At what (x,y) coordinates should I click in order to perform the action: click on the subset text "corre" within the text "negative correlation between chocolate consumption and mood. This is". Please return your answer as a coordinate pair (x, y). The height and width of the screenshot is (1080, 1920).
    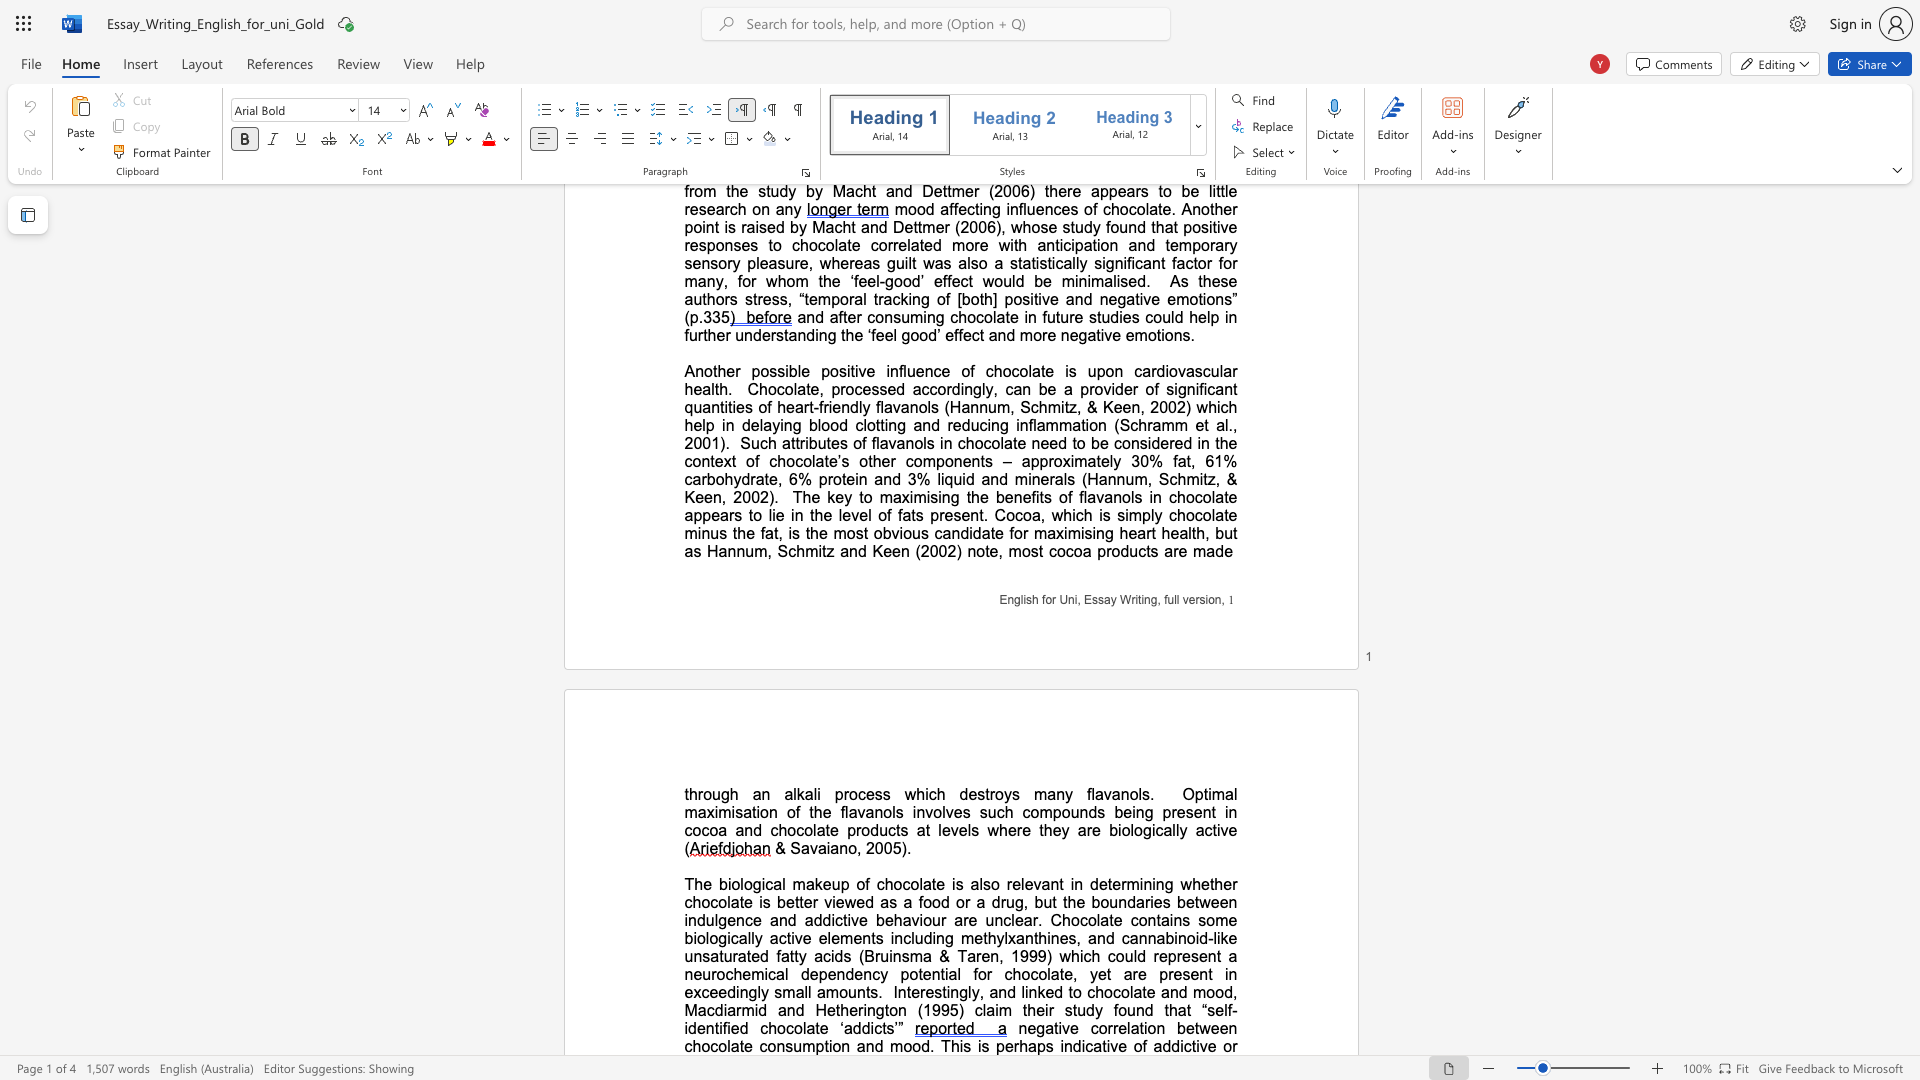
    Looking at the image, I should click on (1089, 1028).